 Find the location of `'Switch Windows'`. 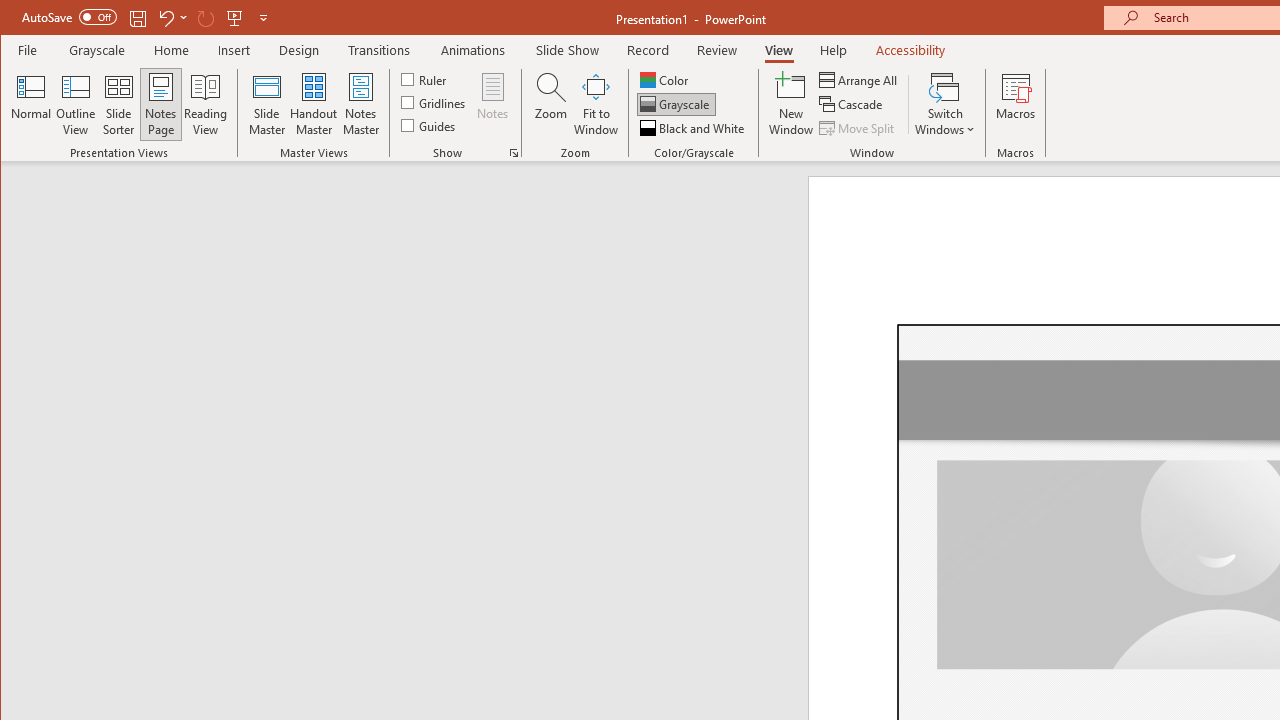

'Switch Windows' is located at coordinates (944, 104).